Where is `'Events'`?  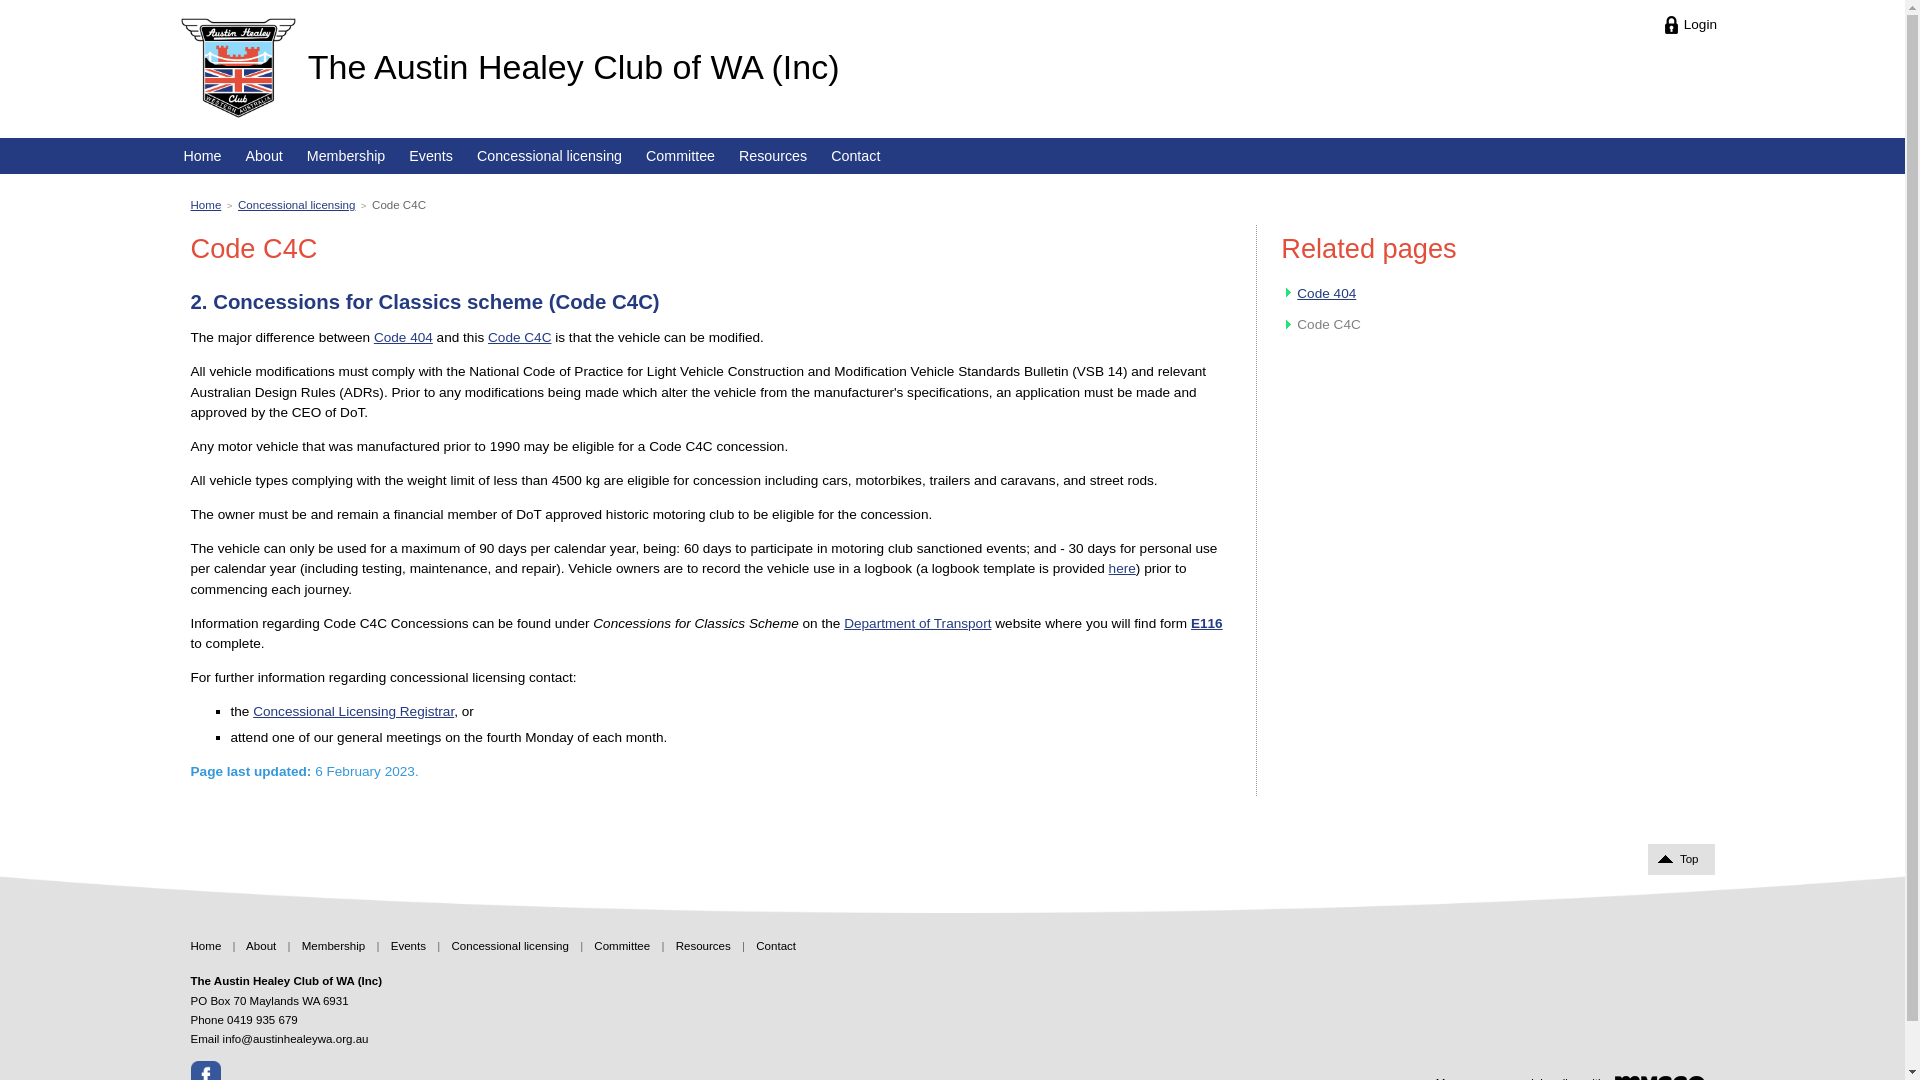
'Events' is located at coordinates (397, 154).